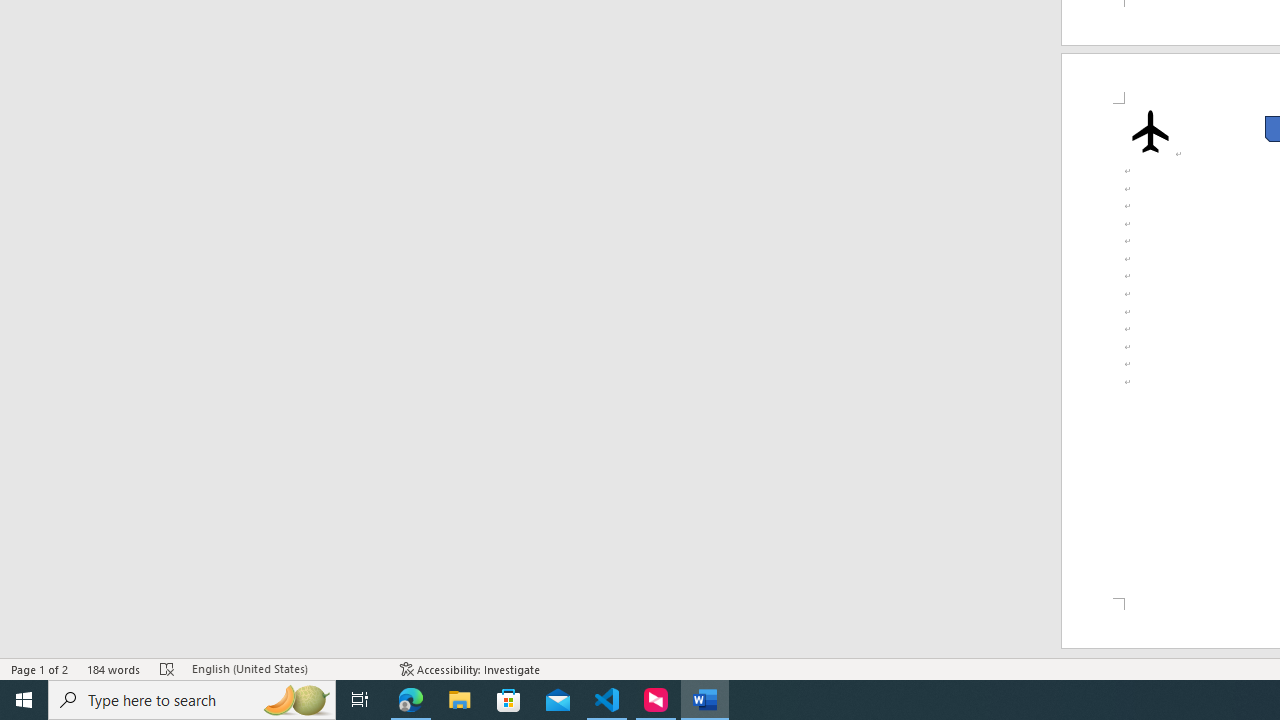  Describe the element at coordinates (112, 669) in the screenshot. I see `'Word Count 184 words'` at that location.